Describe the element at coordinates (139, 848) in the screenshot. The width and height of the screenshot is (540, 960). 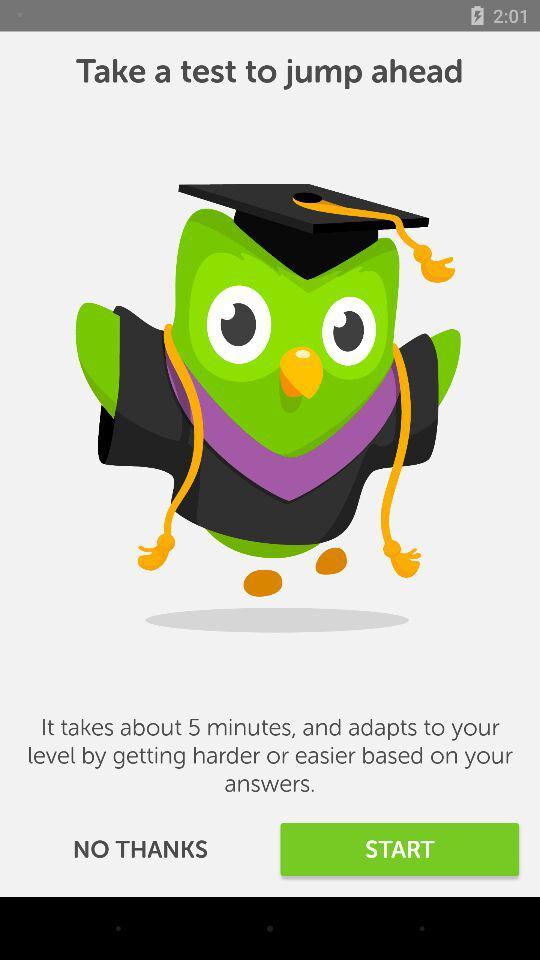
I see `icon at the bottom left corner` at that location.